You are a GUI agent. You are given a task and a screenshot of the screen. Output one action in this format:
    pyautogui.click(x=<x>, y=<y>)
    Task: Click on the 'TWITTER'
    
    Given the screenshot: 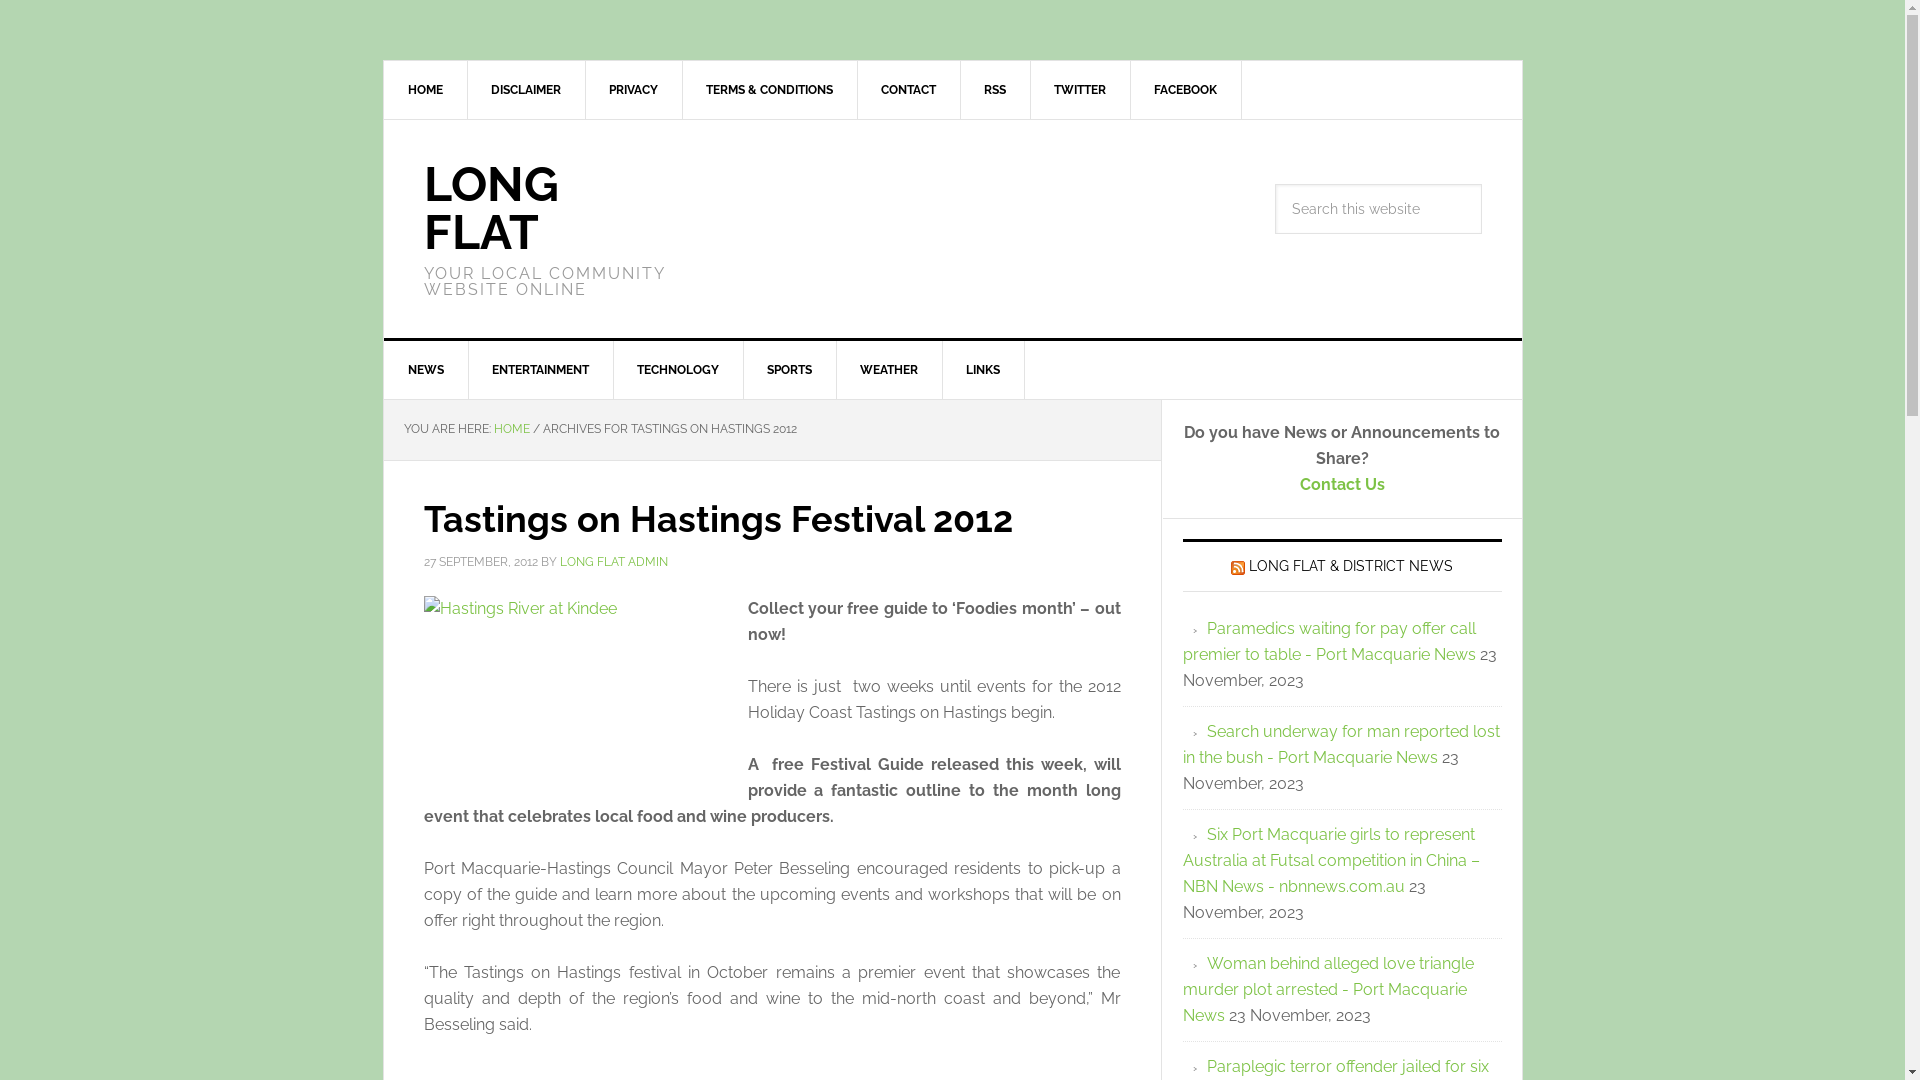 What is the action you would take?
    pyautogui.click(x=1030, y=88)
    